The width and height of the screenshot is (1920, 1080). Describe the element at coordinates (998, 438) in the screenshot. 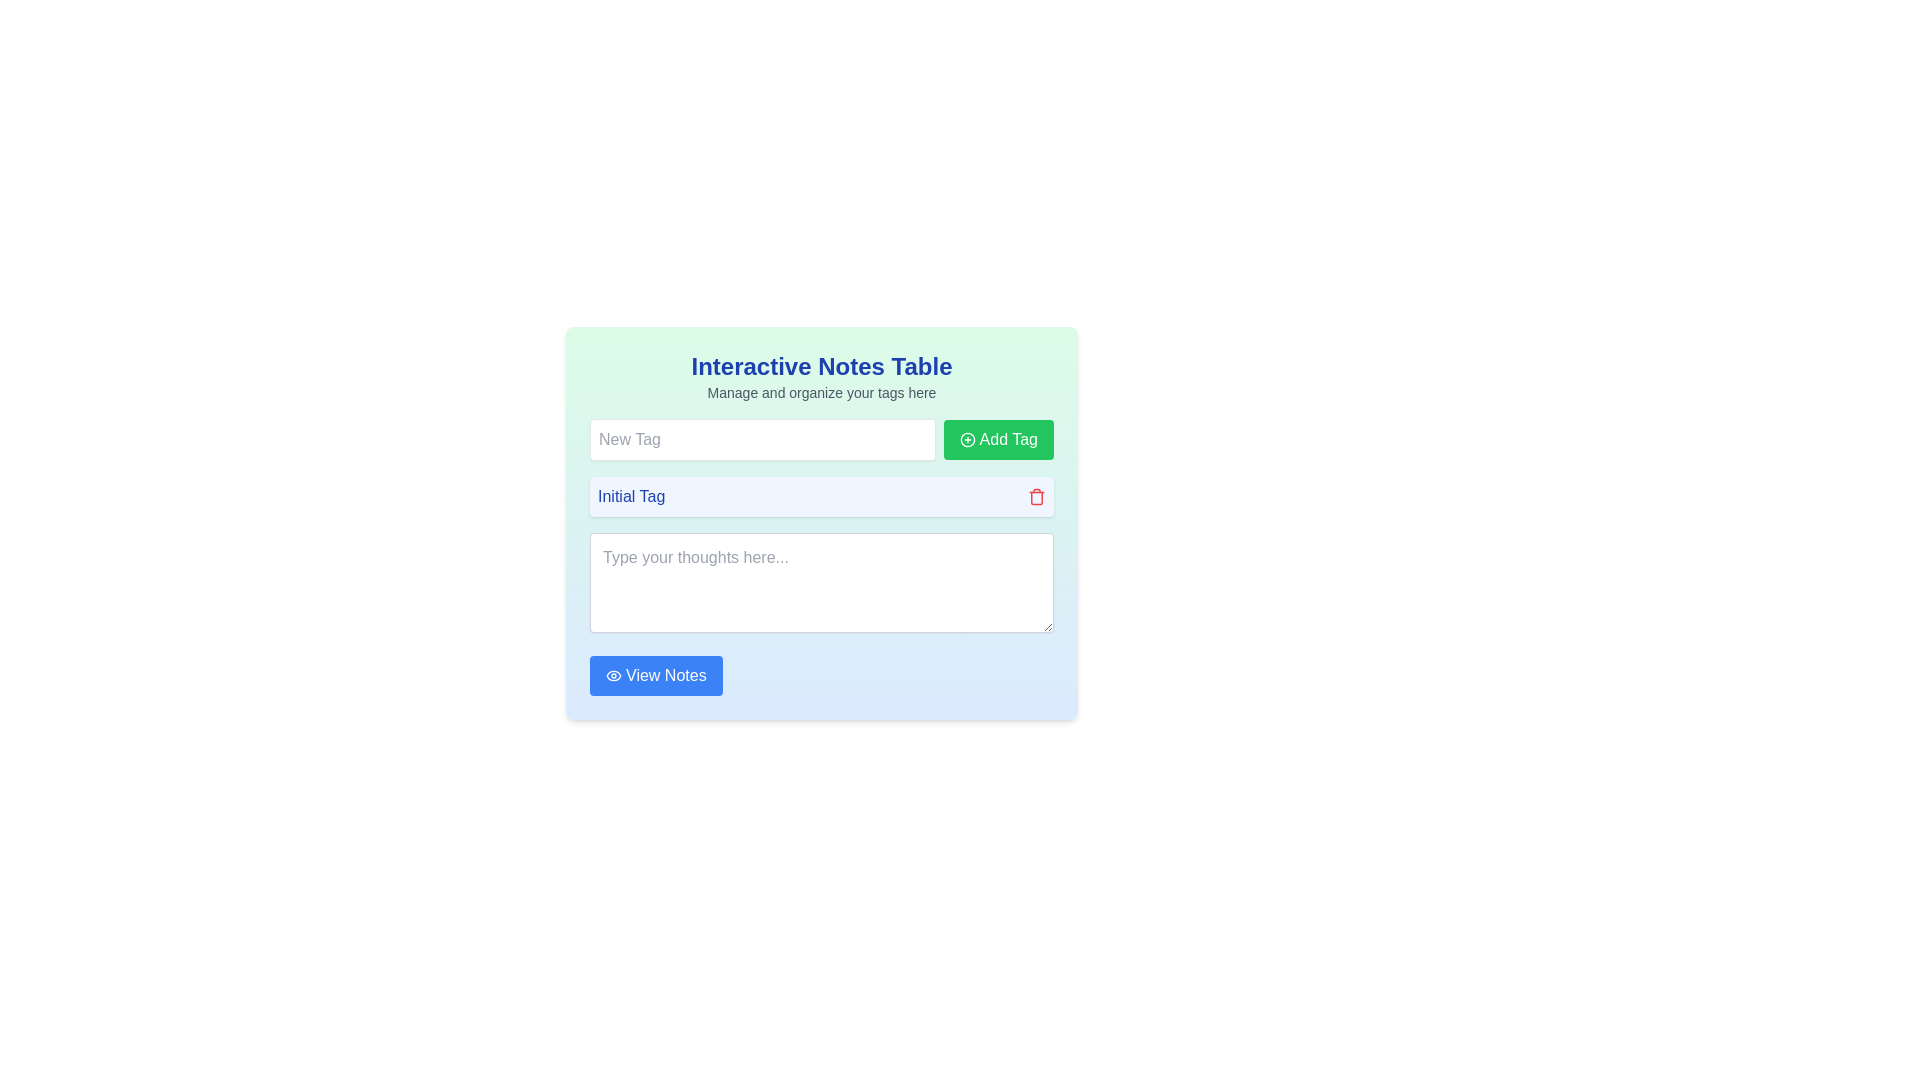

I see `the green 'Add Tag' button with rounded edges located to the right of the 'New Tag' input field` at that location.